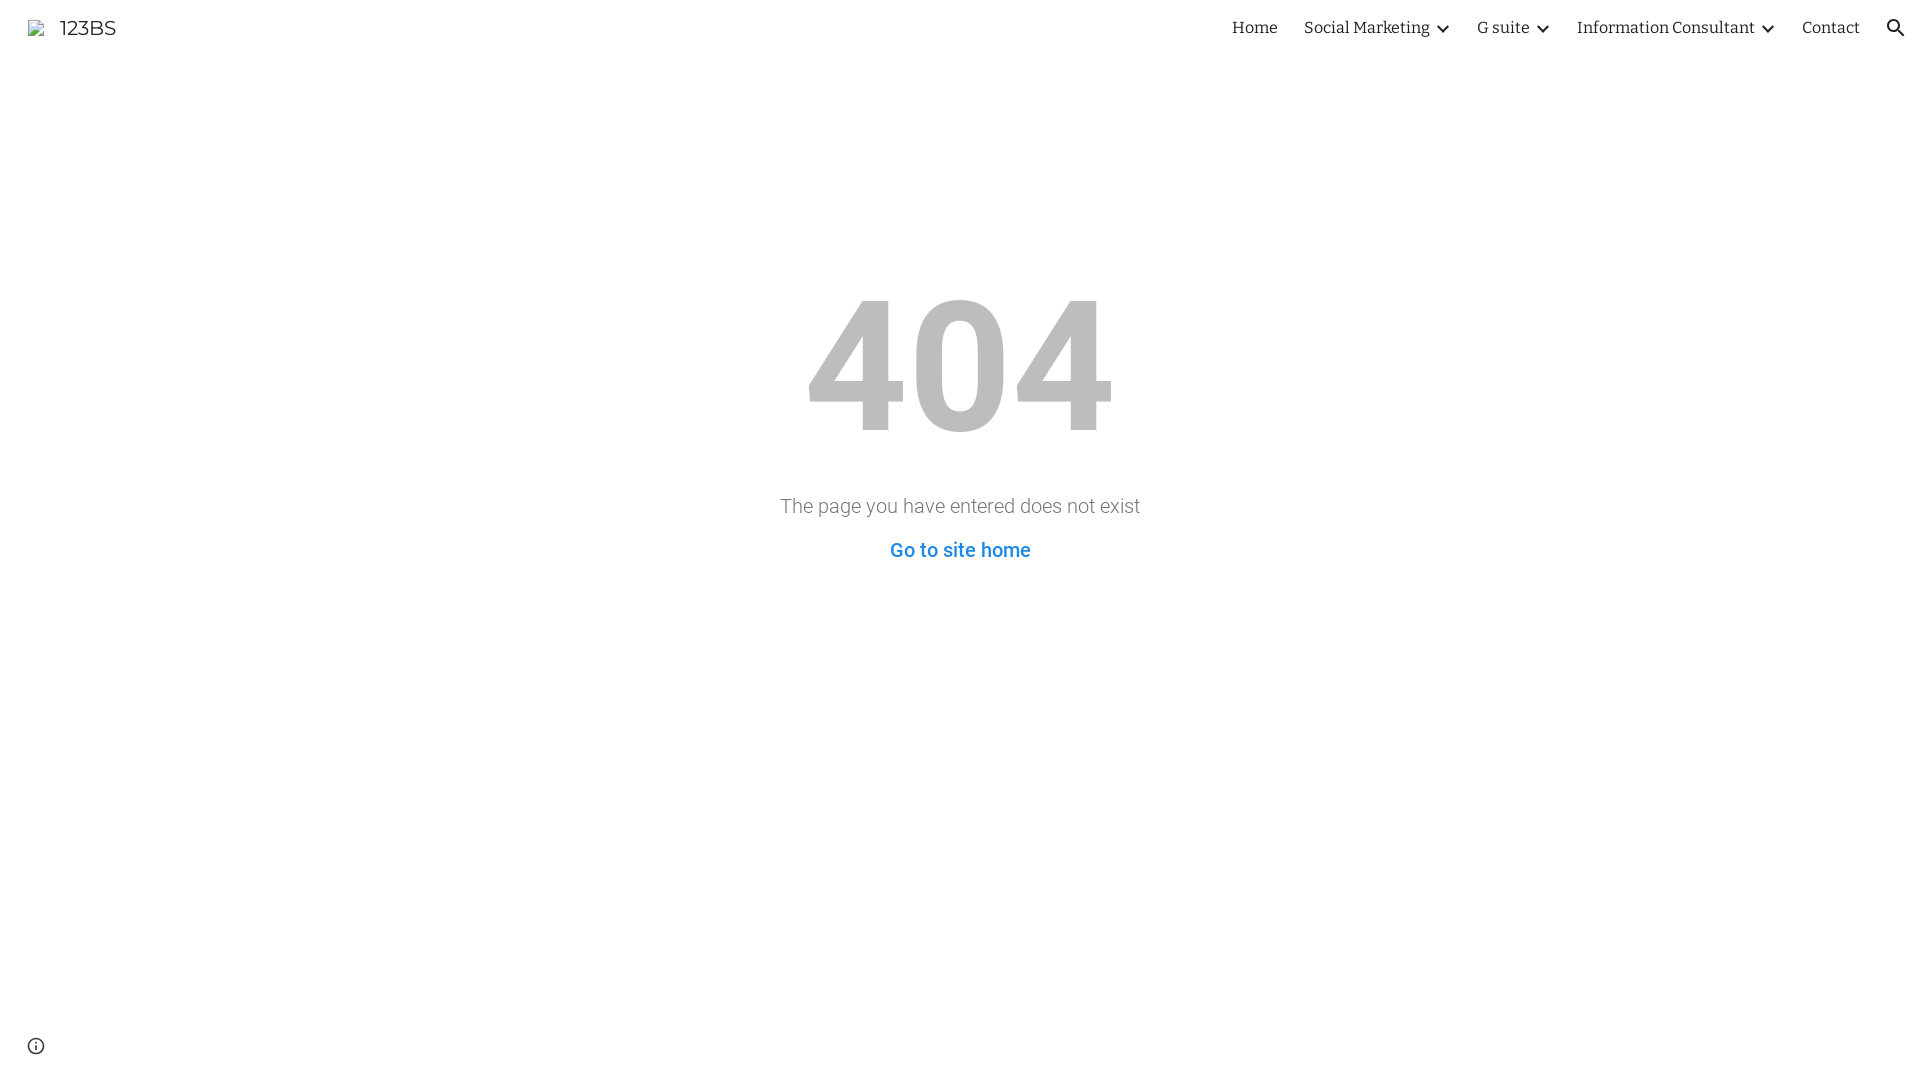 This screenshot has width=1920, height=1080. What do you see at coordinates (1366, 27) in the screenshot?
I see `'Social Marketing'` at bounding box center [1366, 27].